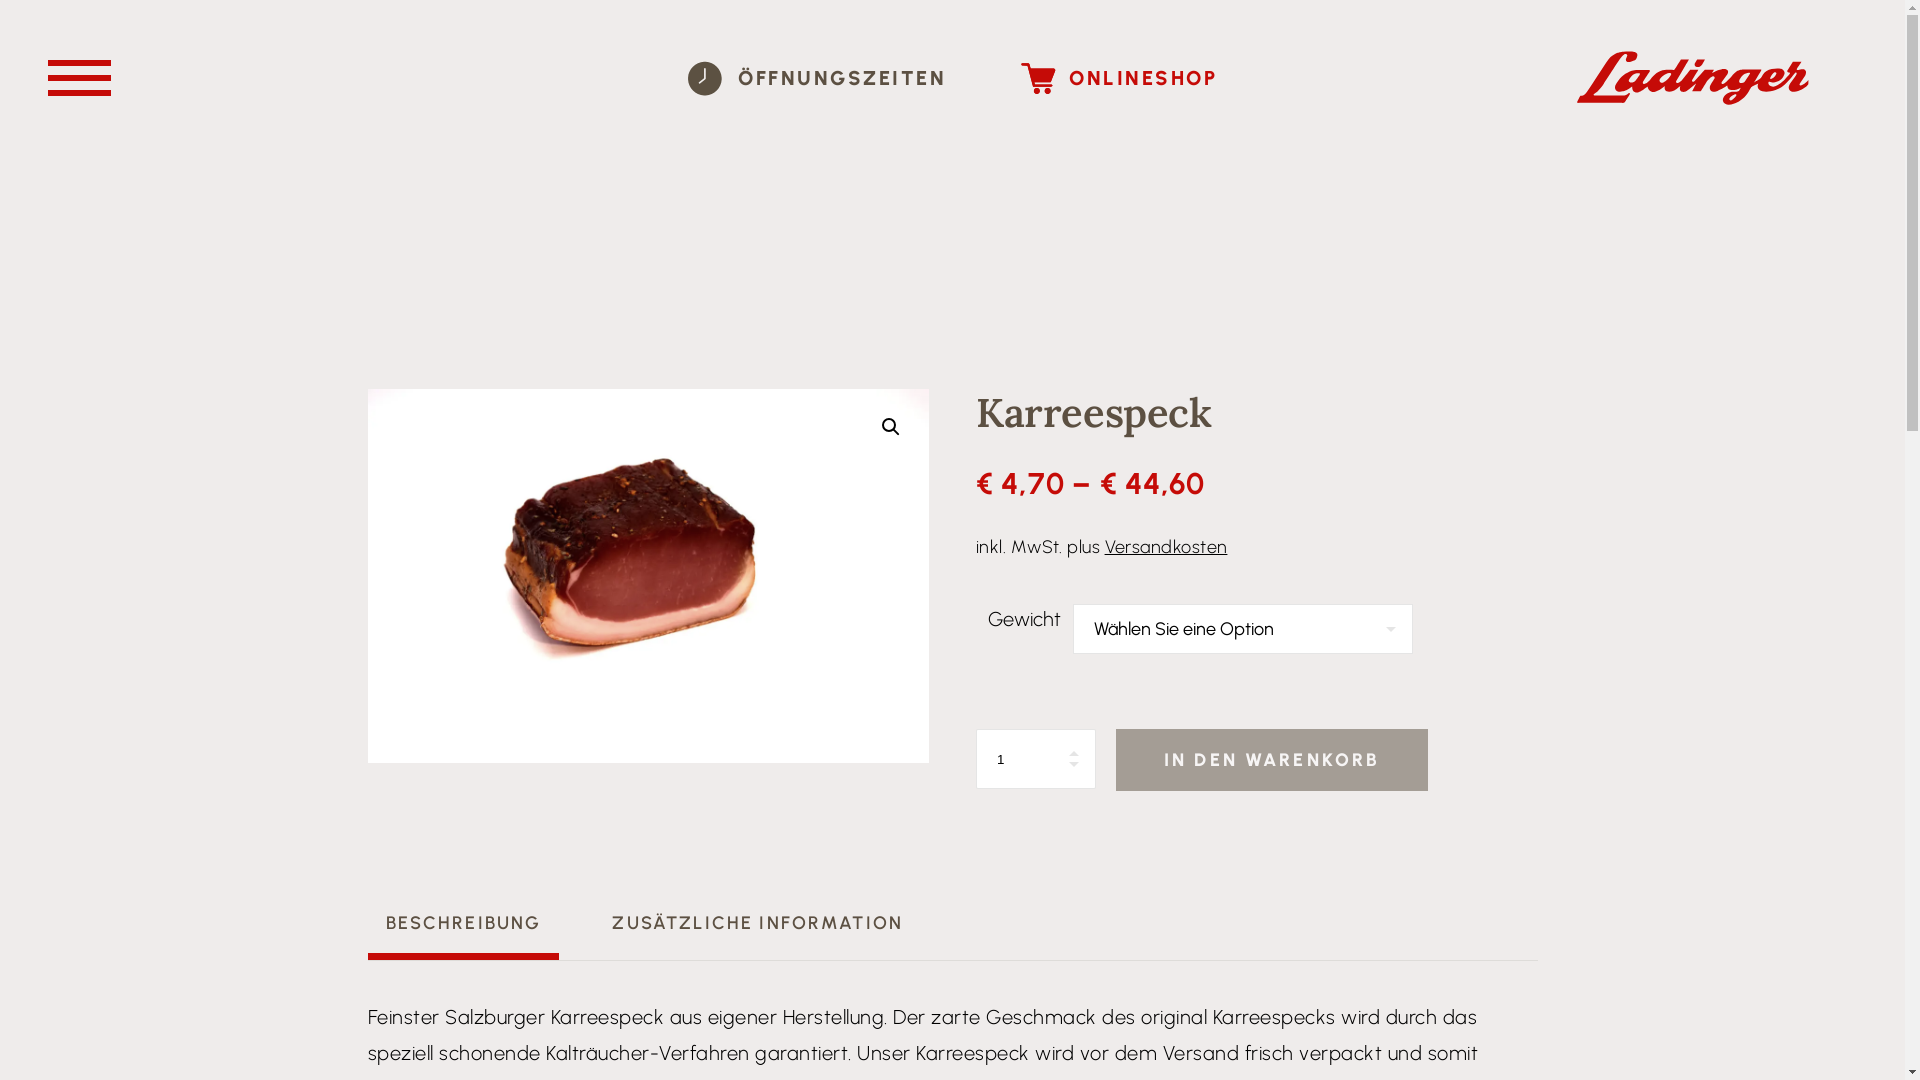 The width and height of the screenshot is (1920, 1080). What do you see at coordinates (1036, 759) in the screenshot?
I see `'Qty'` at bounding box center [1036, 759].